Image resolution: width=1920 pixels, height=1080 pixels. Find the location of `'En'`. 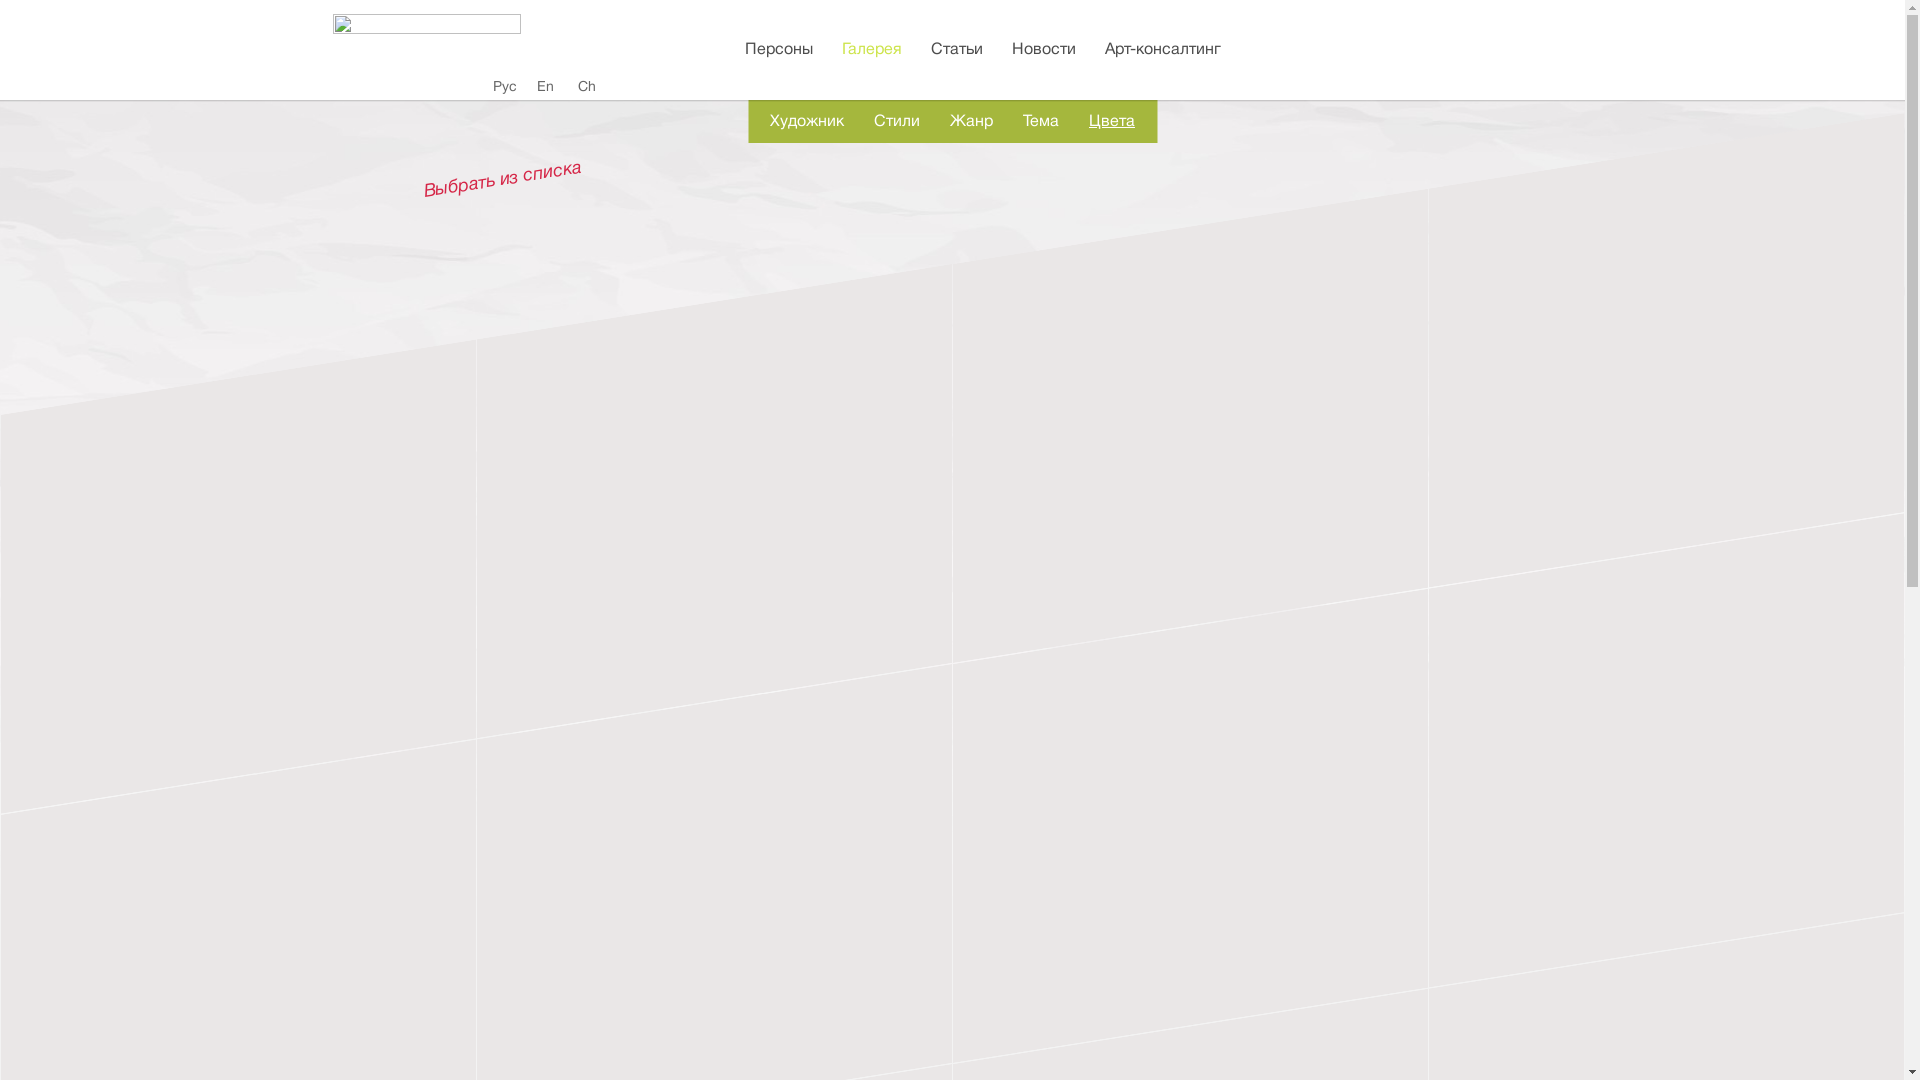

'En' is located at coordinates (545, 86).